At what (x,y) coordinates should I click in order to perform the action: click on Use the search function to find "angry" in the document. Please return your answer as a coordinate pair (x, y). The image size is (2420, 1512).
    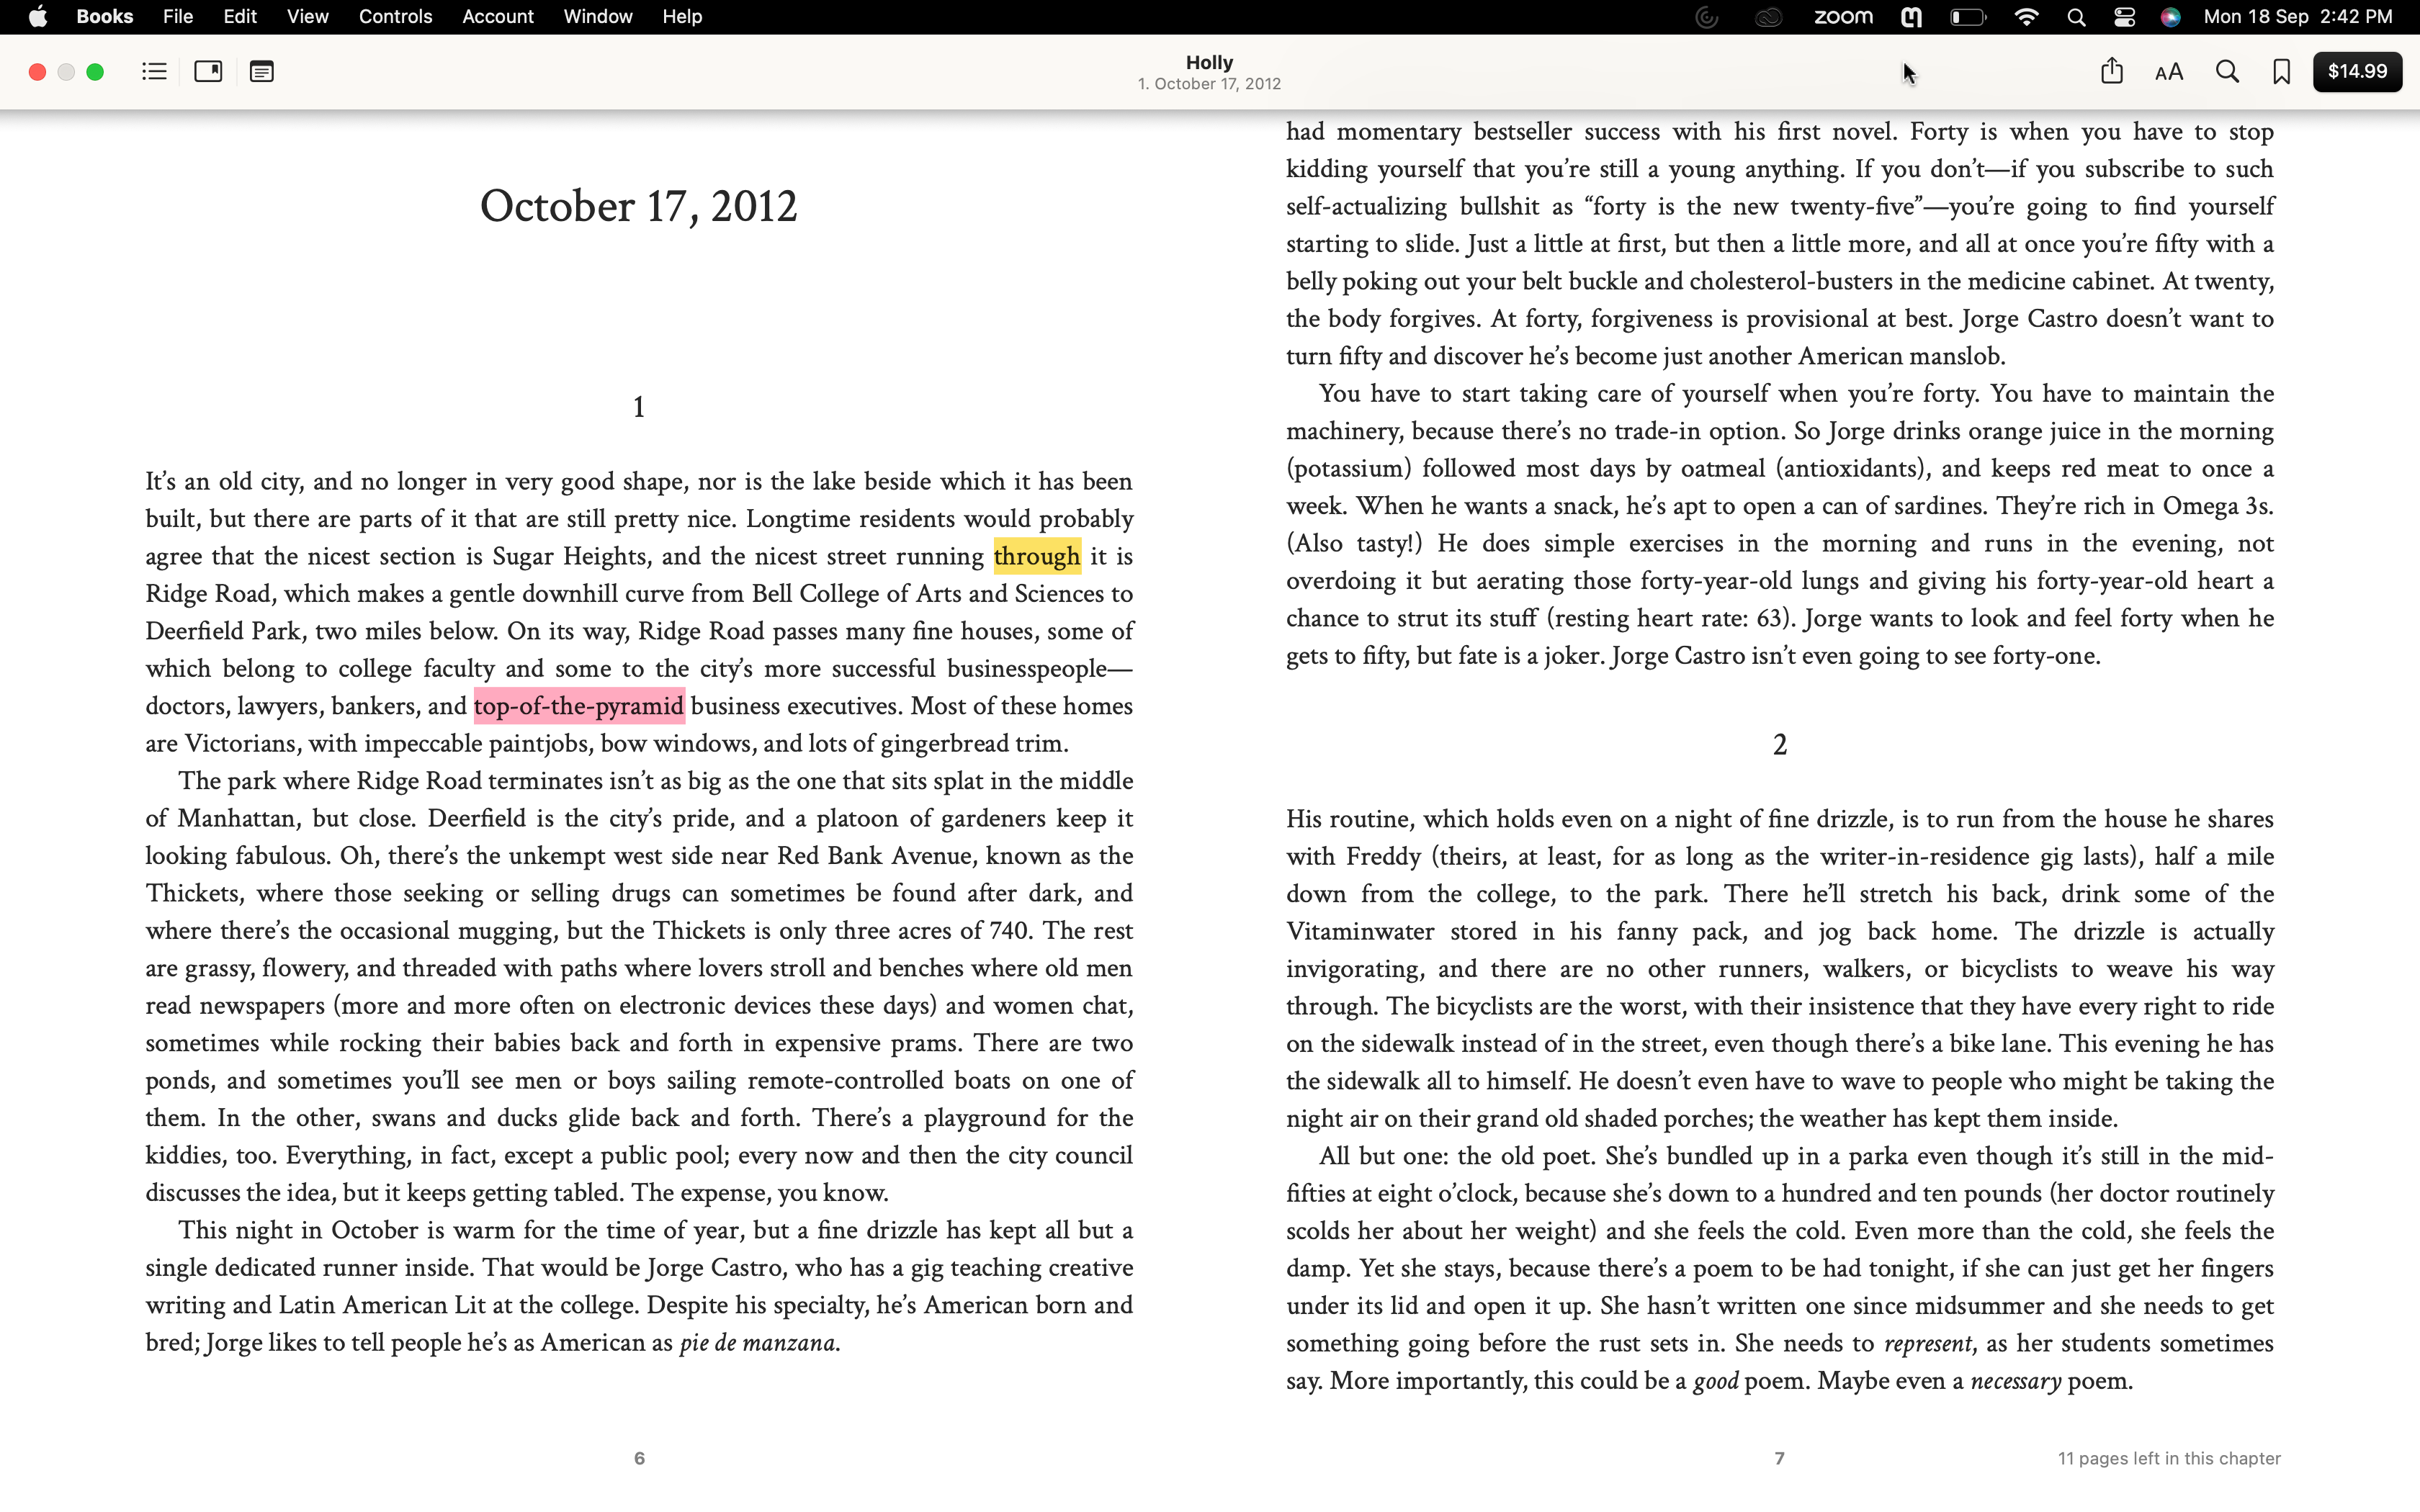
    Looking at the image, I should click on (2225, 73).